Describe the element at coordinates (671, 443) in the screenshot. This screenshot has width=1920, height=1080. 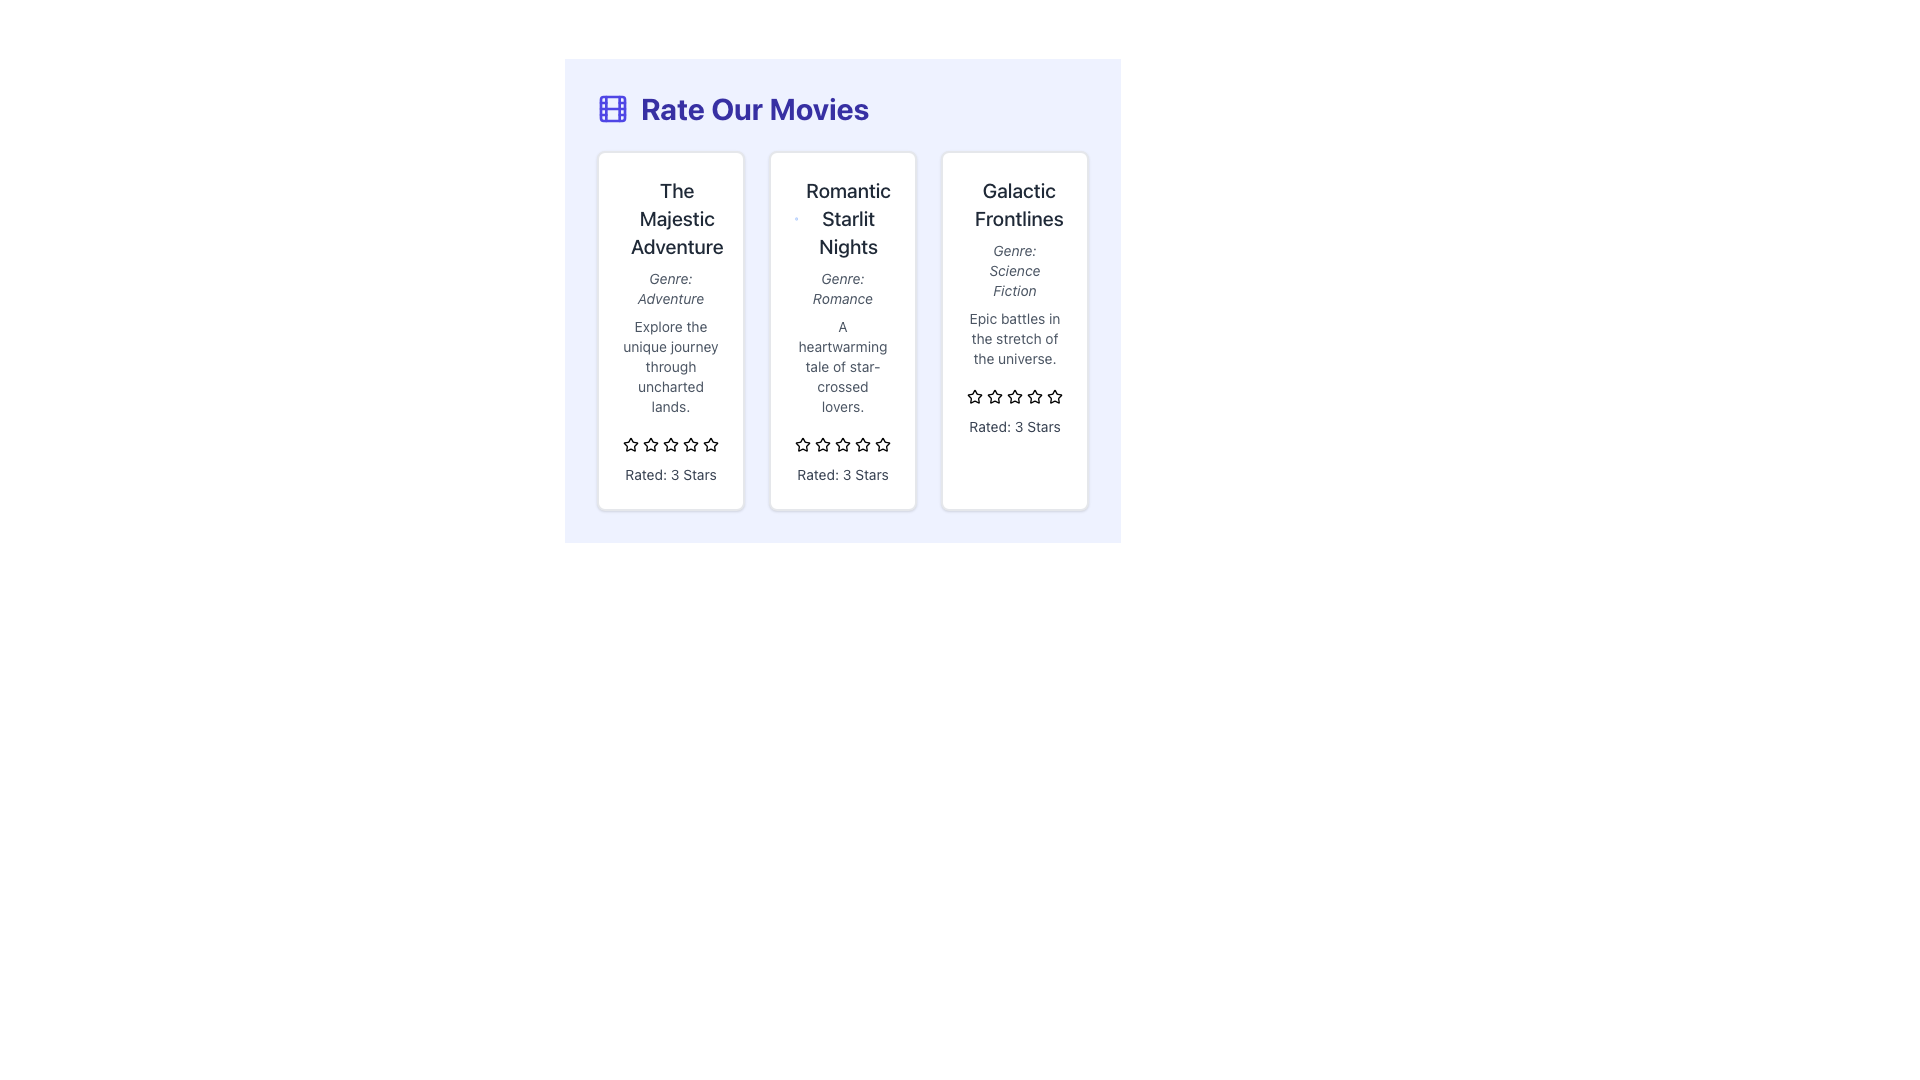
I see `the second star icon in the rating system under the card titled 'The Majestic Adventure'` at that location.